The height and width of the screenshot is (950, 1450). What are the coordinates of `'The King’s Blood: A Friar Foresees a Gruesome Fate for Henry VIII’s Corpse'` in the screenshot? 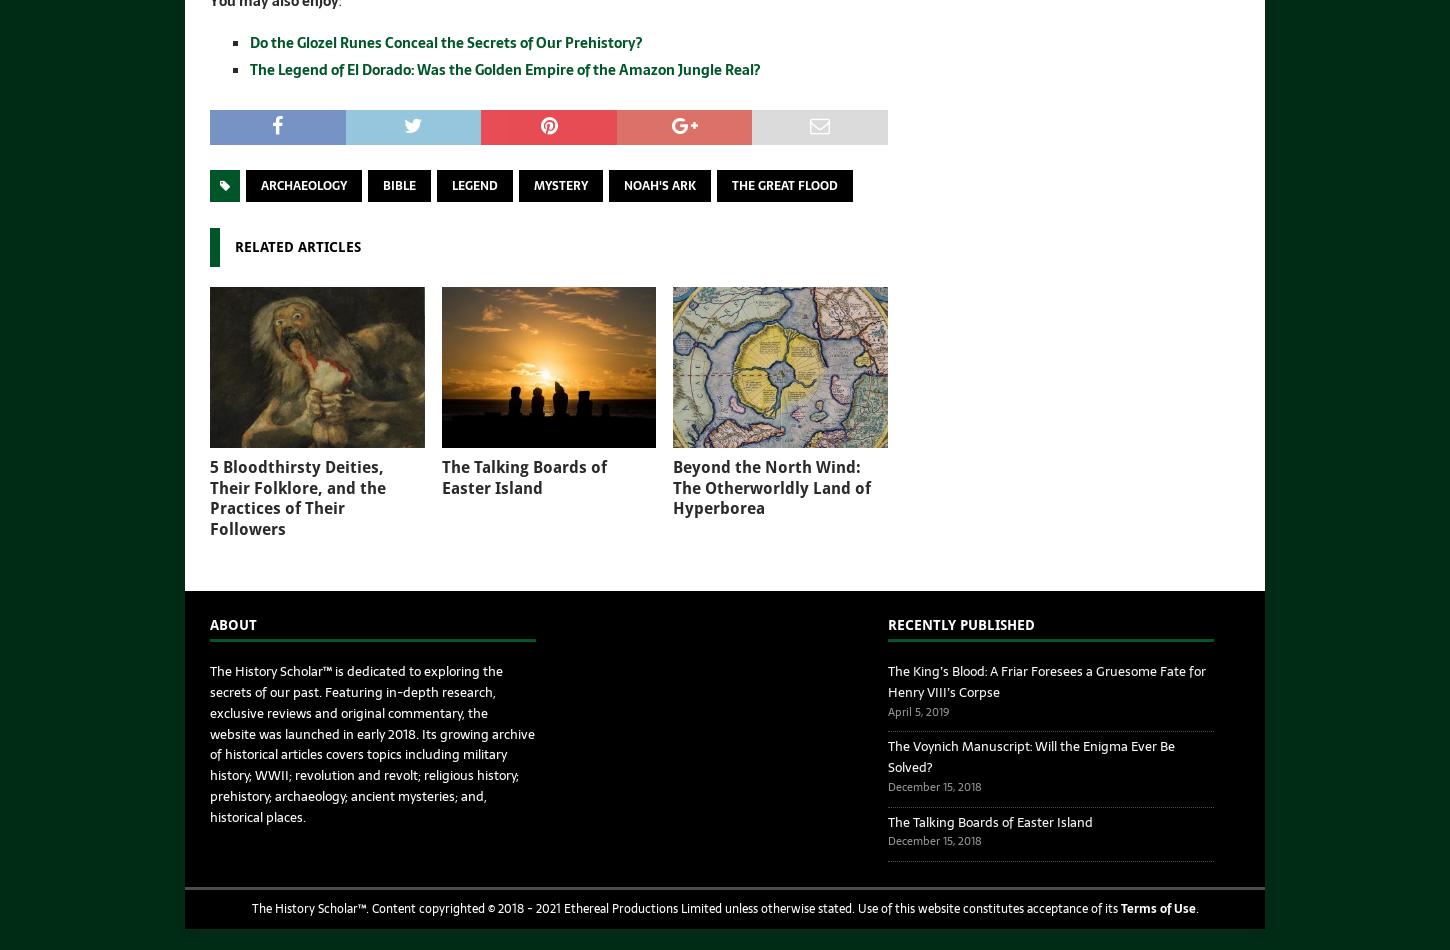 It's located at (1046, 682).